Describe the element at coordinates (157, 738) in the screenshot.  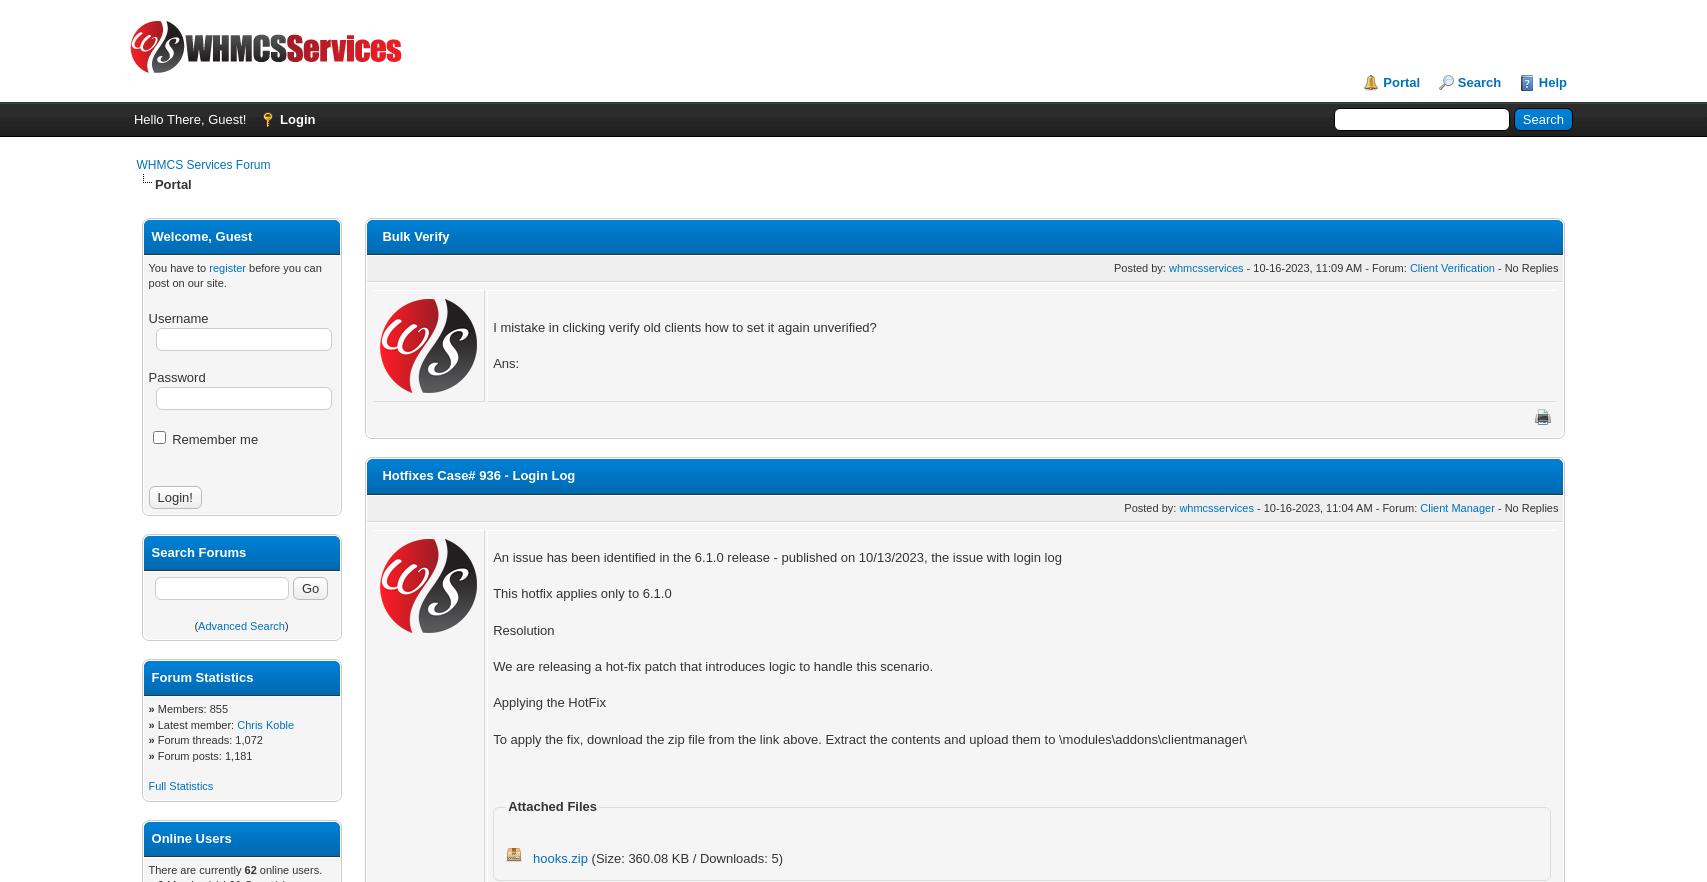
I see `'Forum threads: 1,072'` at that location.